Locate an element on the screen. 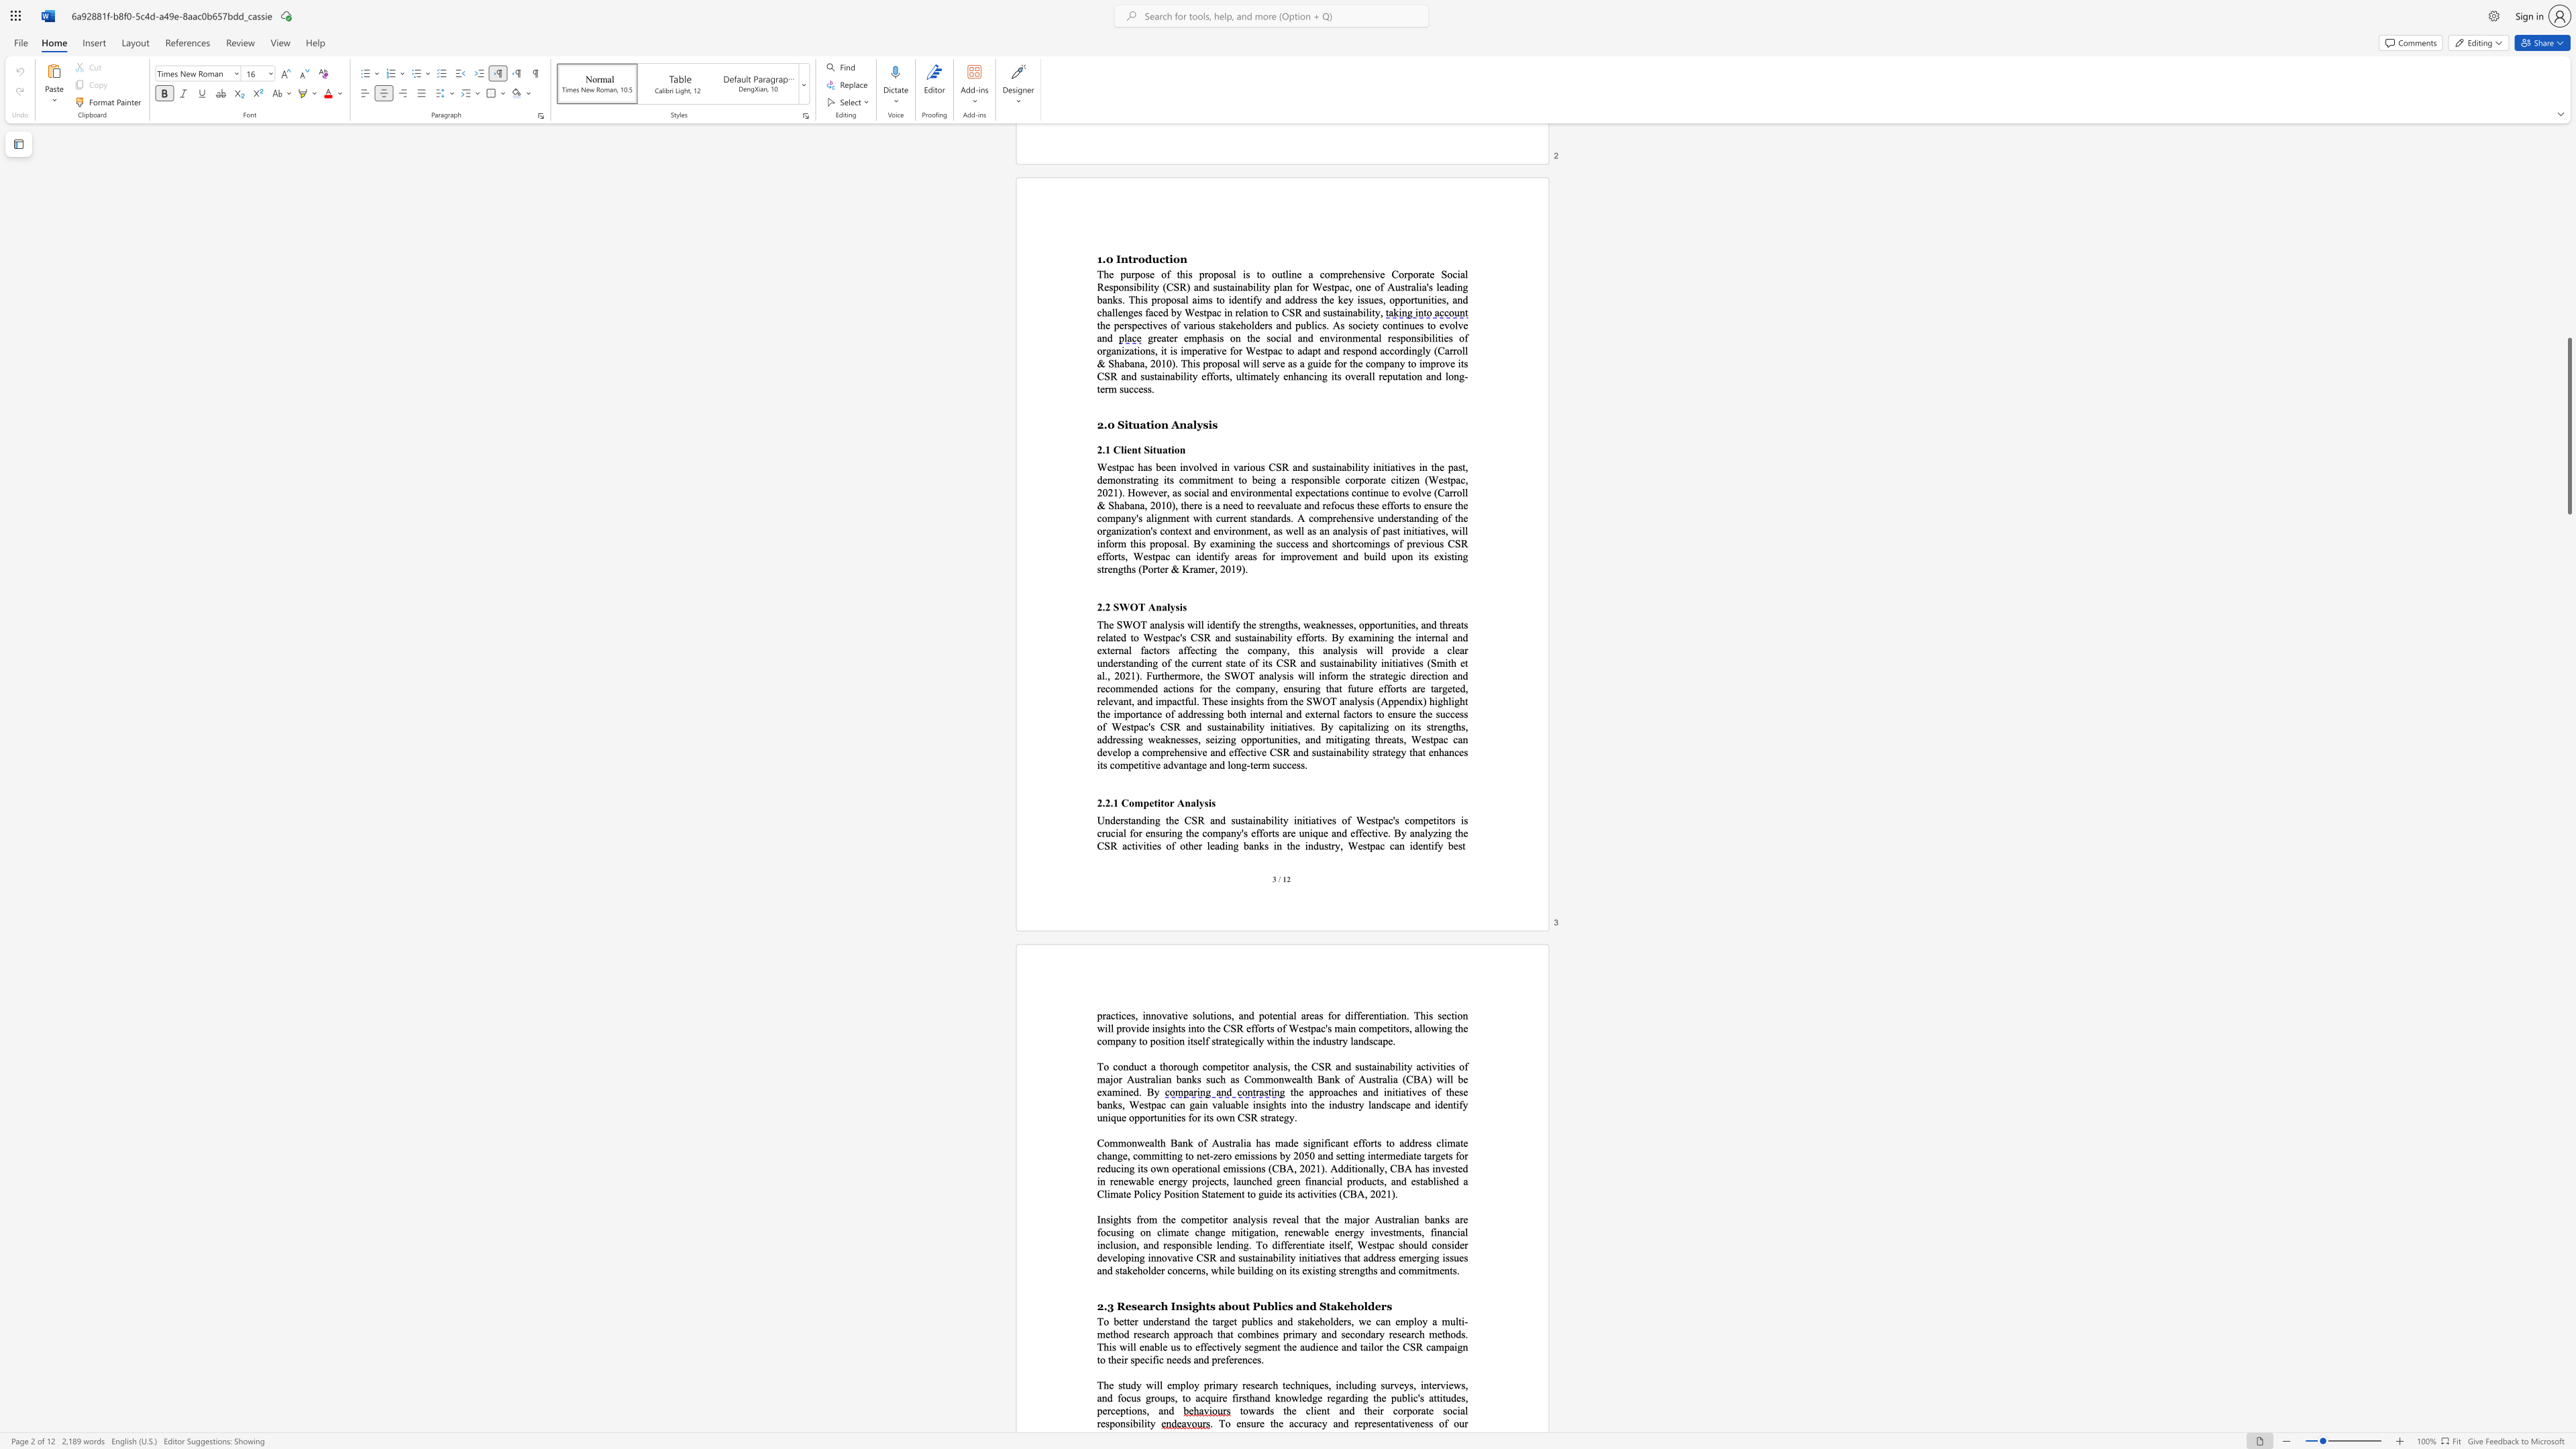 The image size is (2576, 1449). the subset text "ment to guide its activities (CBA, 2021" within the text "a Climate Policy Position Statement to guide its activities (CBA, 2021)." is located at coordinates (1223, 1193).